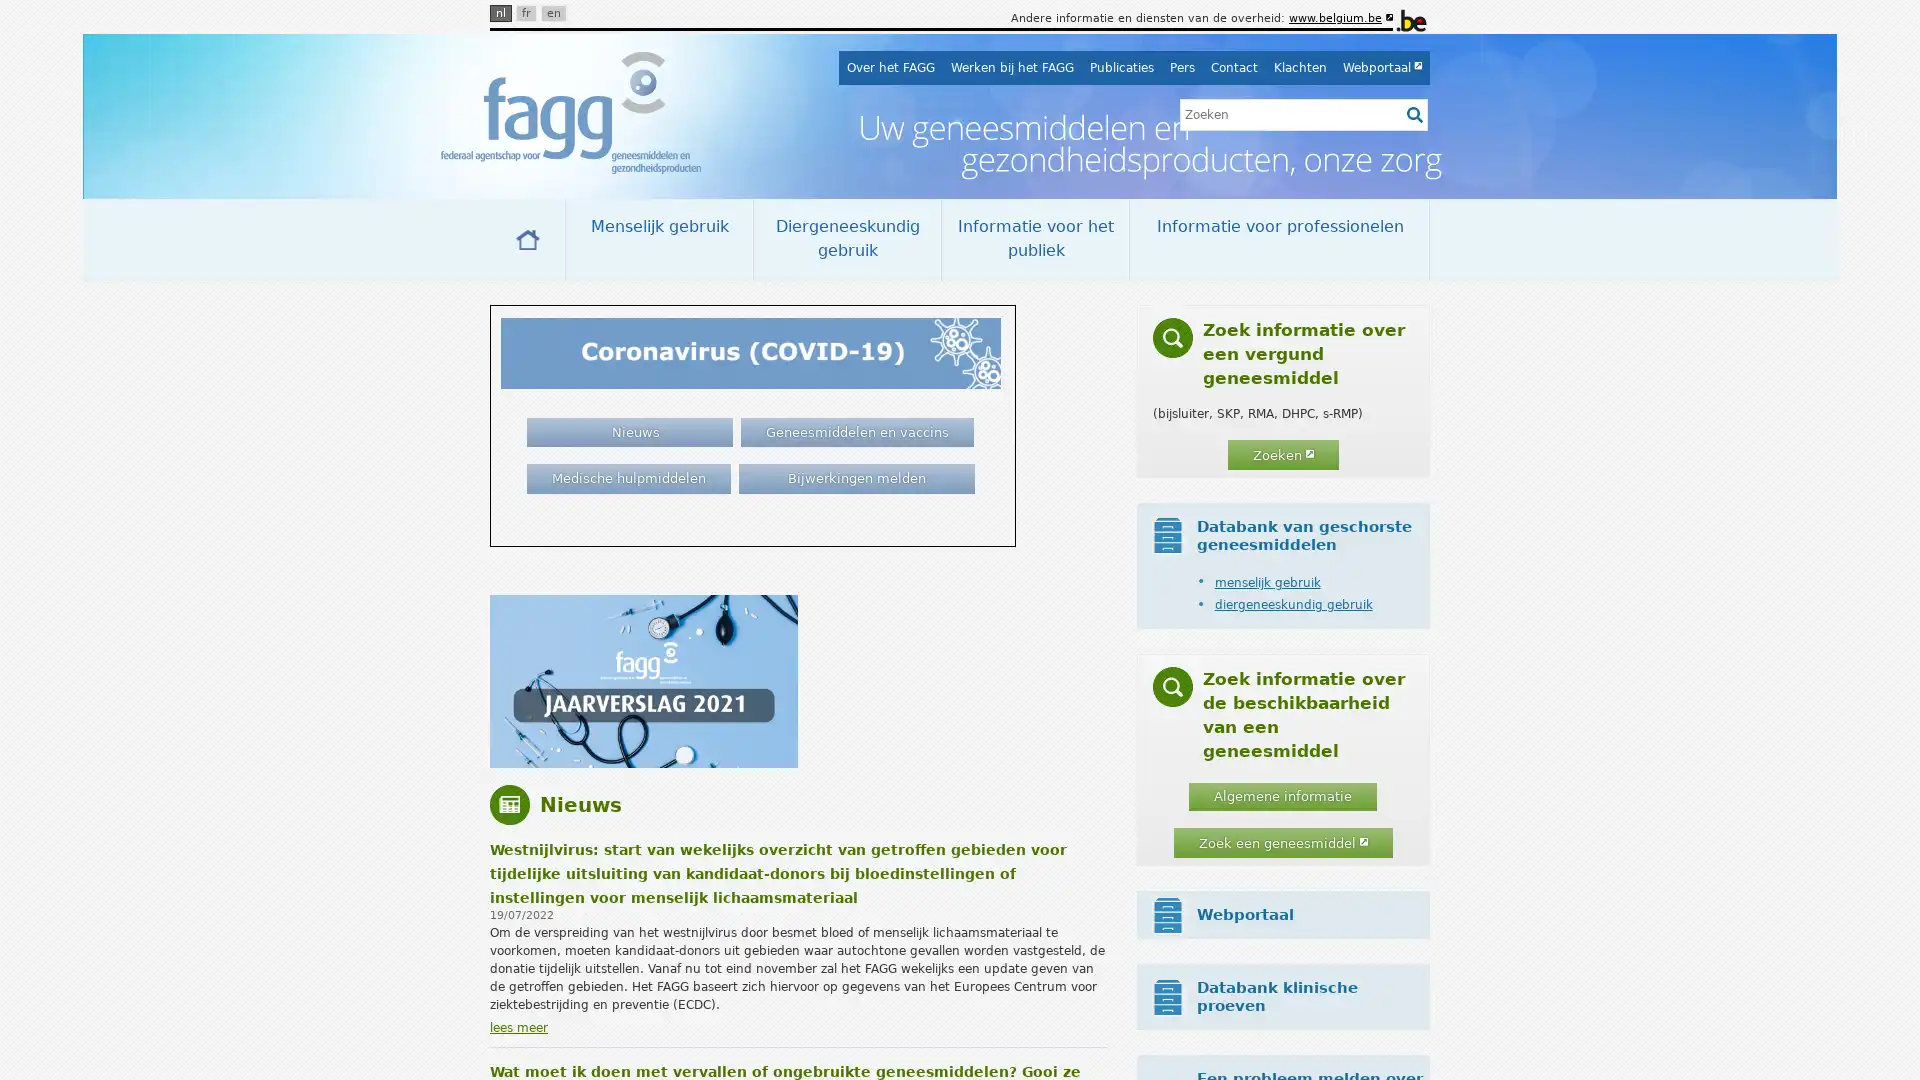 Image resolution: width=1920 pixels, height=1080 pixels. Describe the element at coordinates (627, 478) in the screenshot. I see `Medische hulpmiddelen` at that location.